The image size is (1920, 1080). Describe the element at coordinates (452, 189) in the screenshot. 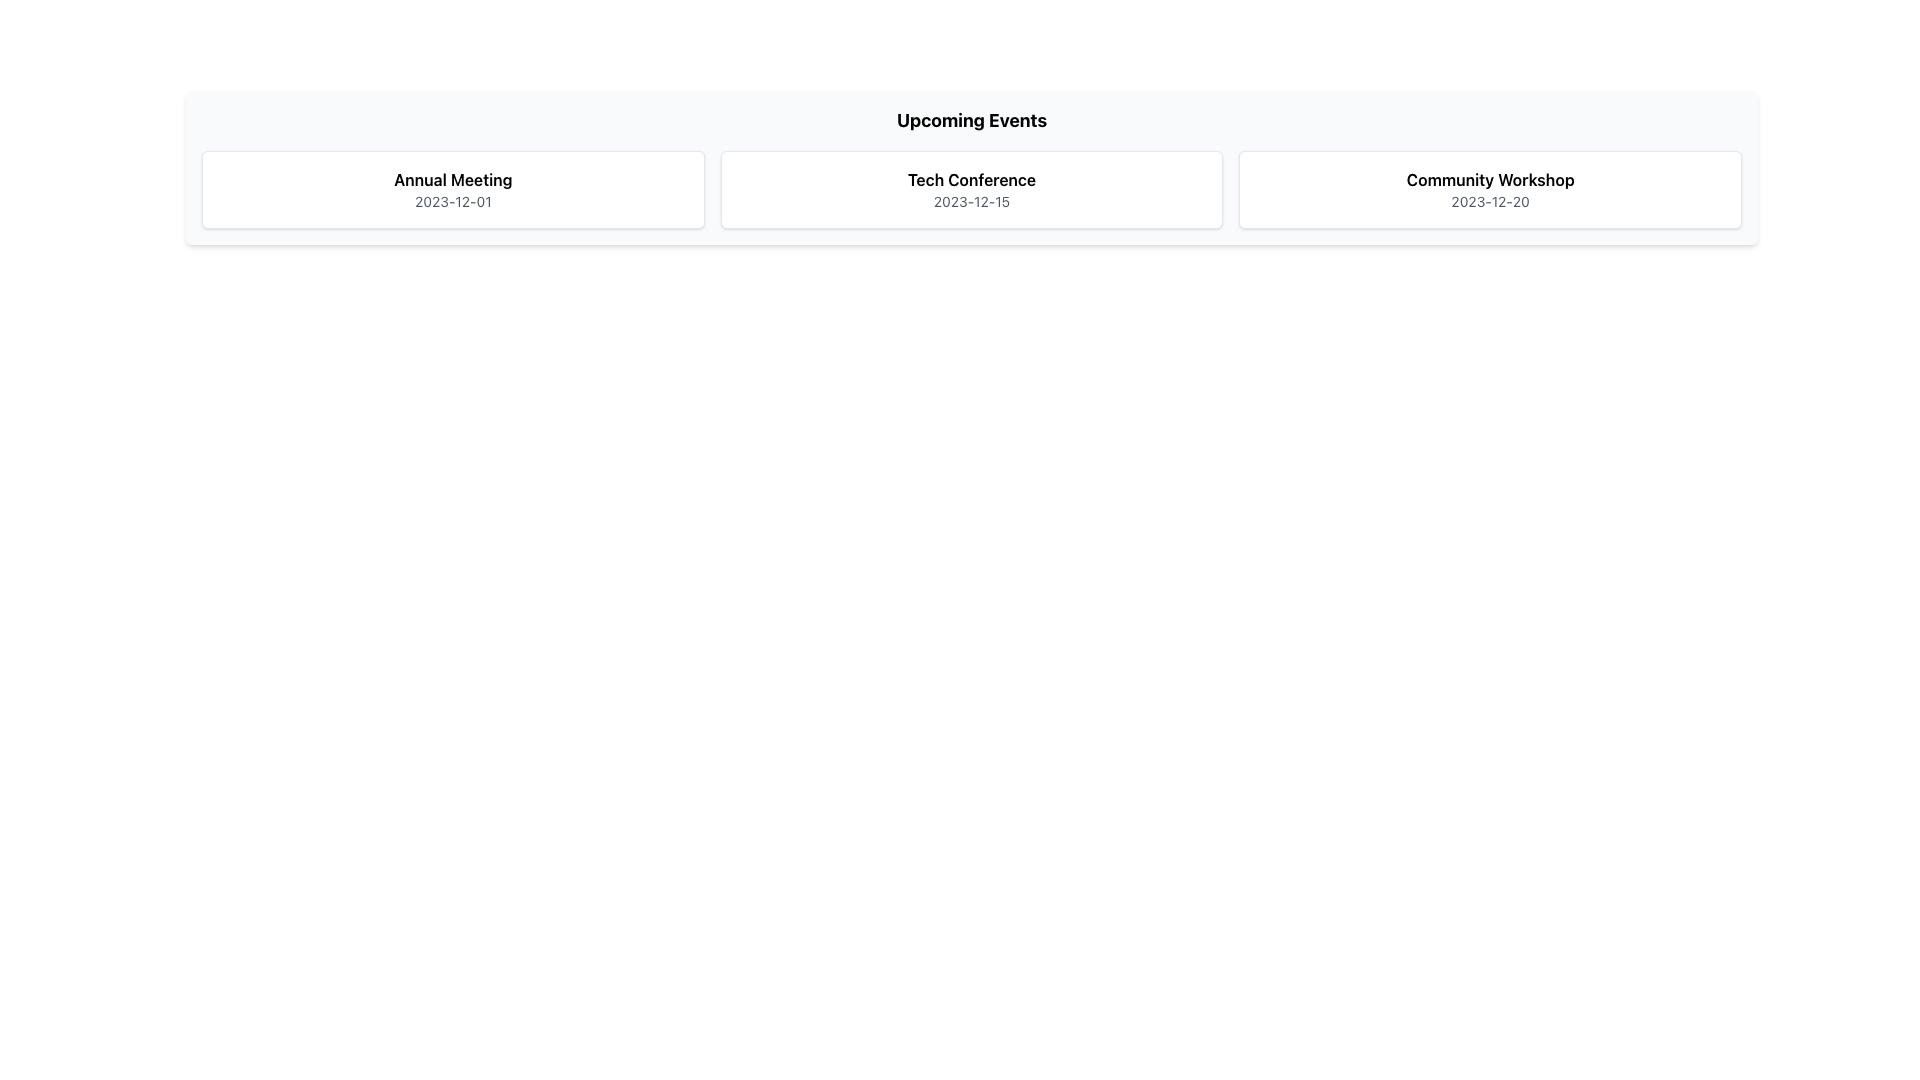

I see `the Informational card with the title 'Annual Meeting' and date '2023-12-01', which is the first card in a horizontal list of three similar elements` at that location.